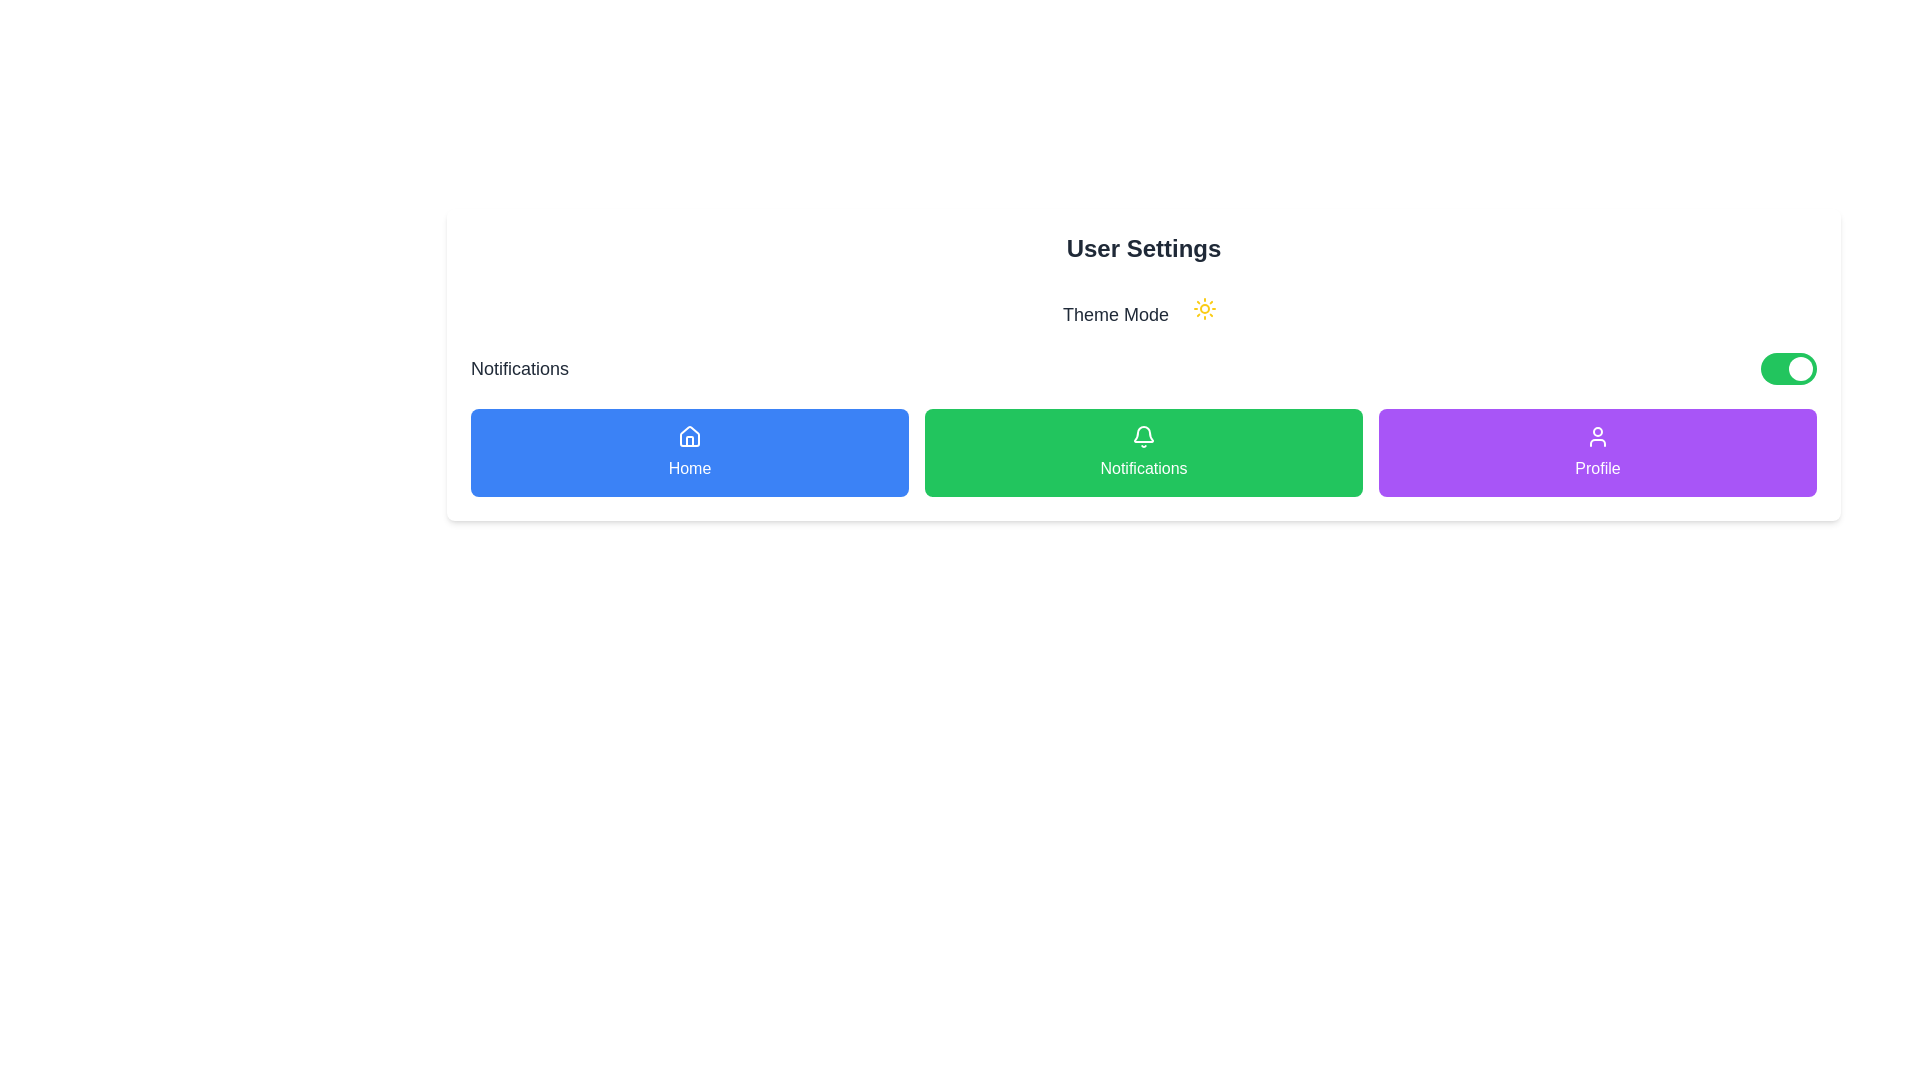  Describe the element at coordinates (1203, 308) in the screenshot. I see `the toggleable button for visual theme settings located to the right of the 'Theme Mode' text in the 'User Settings' section` at that location.